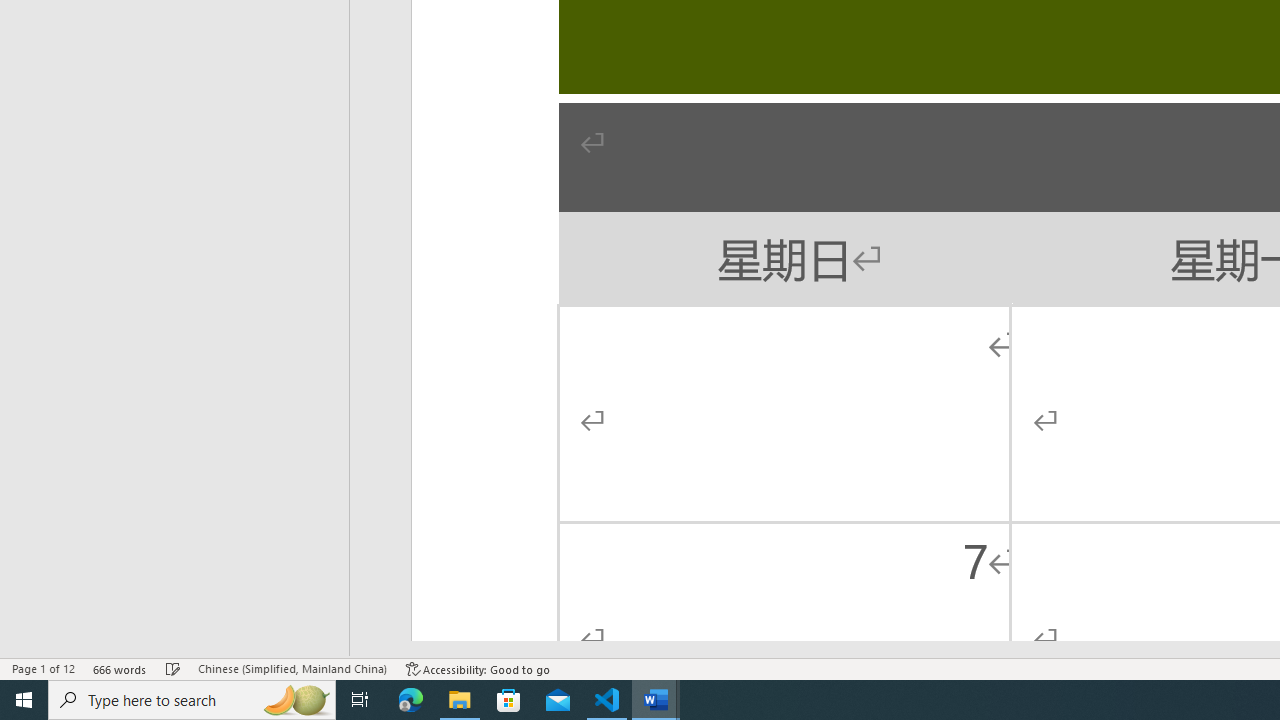  What do you see at coordinates (43, 669) in the screenshot?
I see `'Page Number Page 1 of 12'` at bounding box center [43, 669].